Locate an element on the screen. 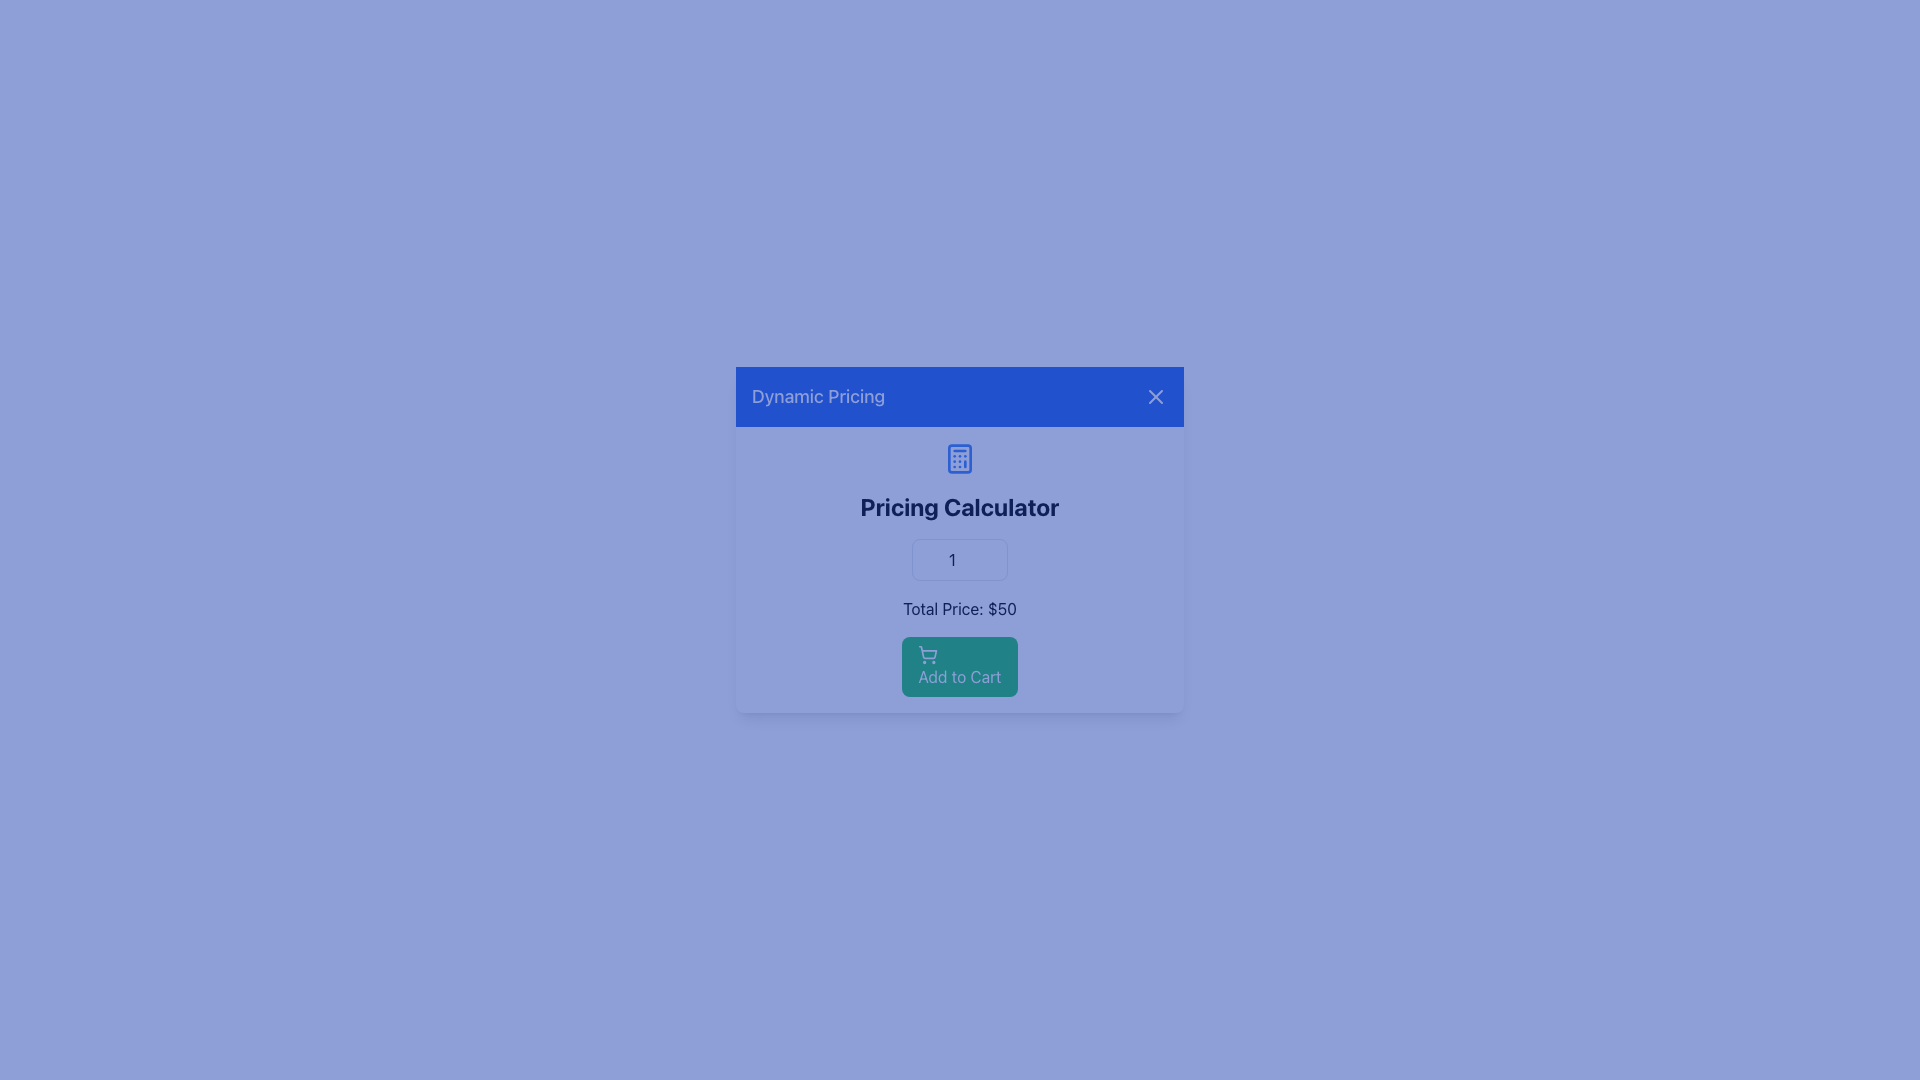 The width and height of the screenshot is (1920, 1080). the cart icon located within the 'Add to Cart' button in the 'Pricing Calculator' modal window is located at coordinates (927, 655).